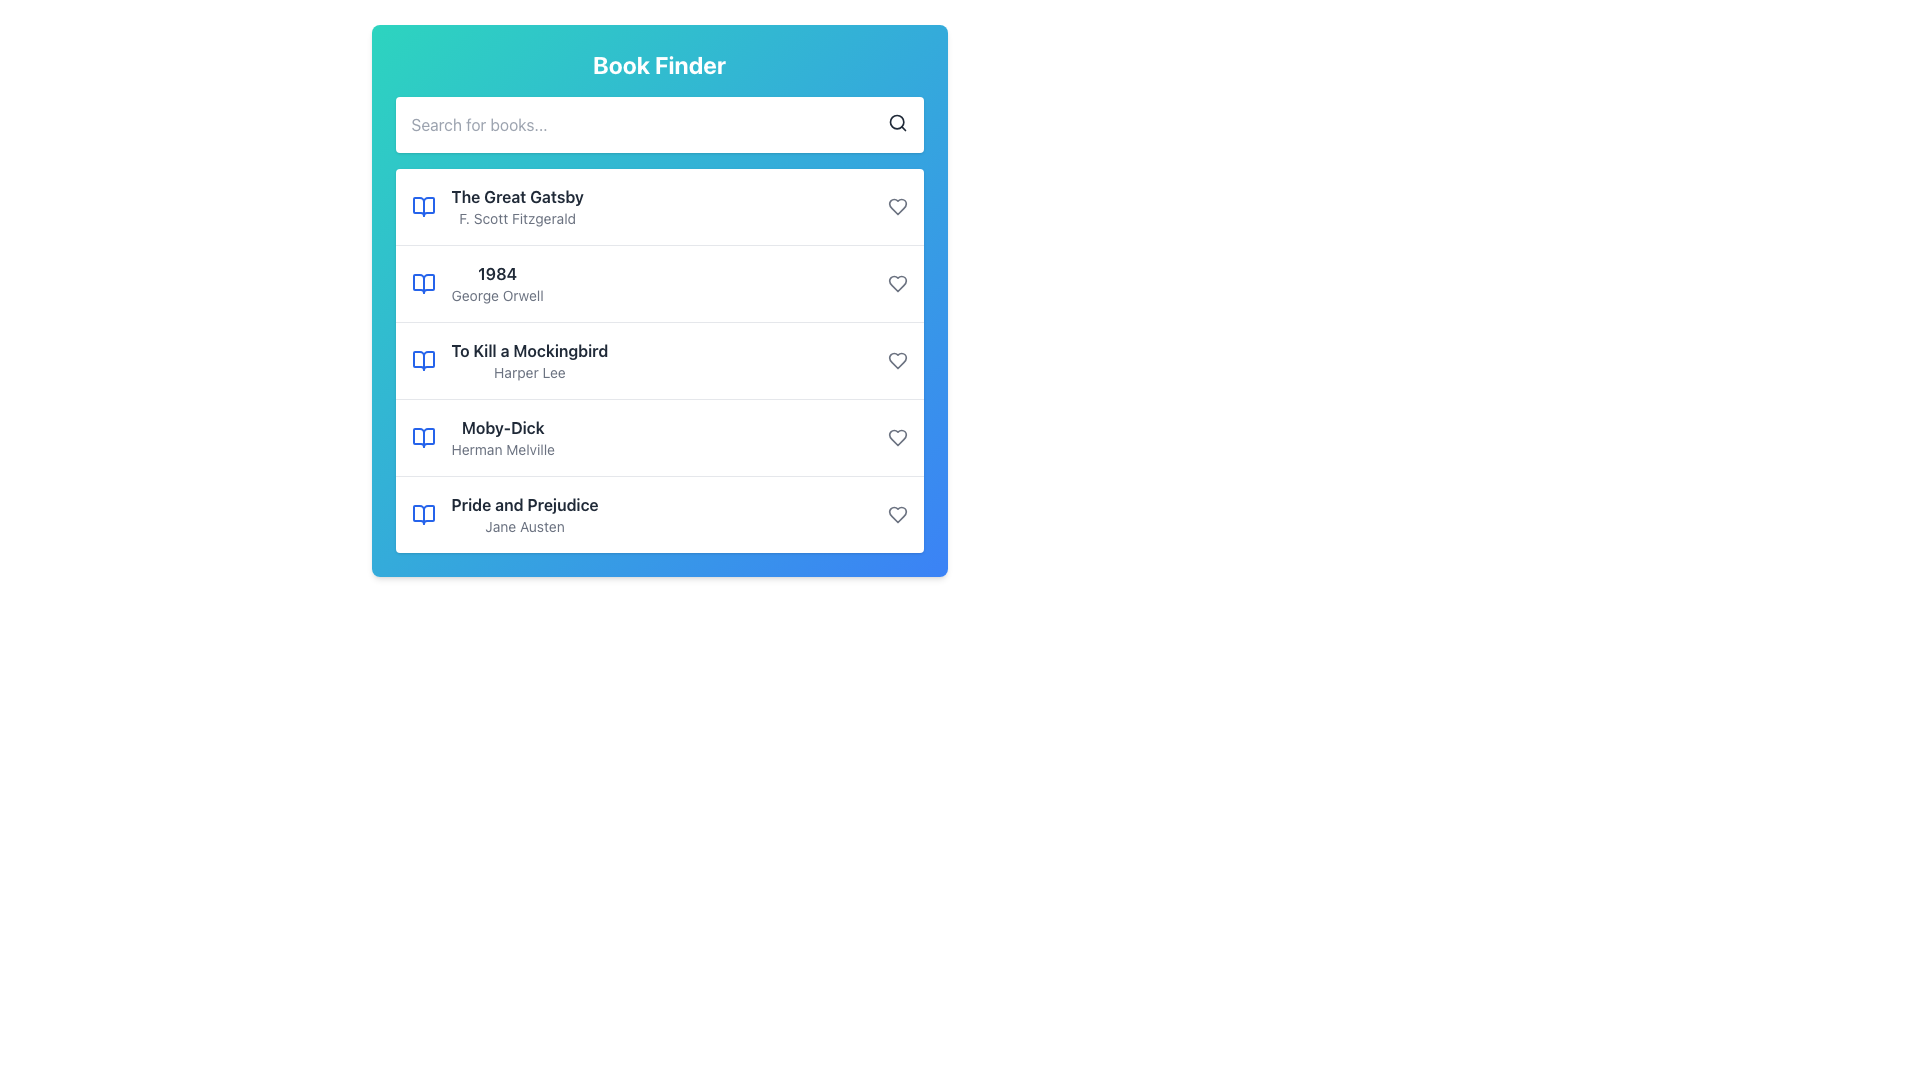 Image resolution: width=1920 pixels, height=1080 pixels. Describe the element at coordinates (517, 219) in the screenshot. I see `the static text label providing information about the author of 'The Great Gatsby', which is positioned below the title in the book entry list` at that location.